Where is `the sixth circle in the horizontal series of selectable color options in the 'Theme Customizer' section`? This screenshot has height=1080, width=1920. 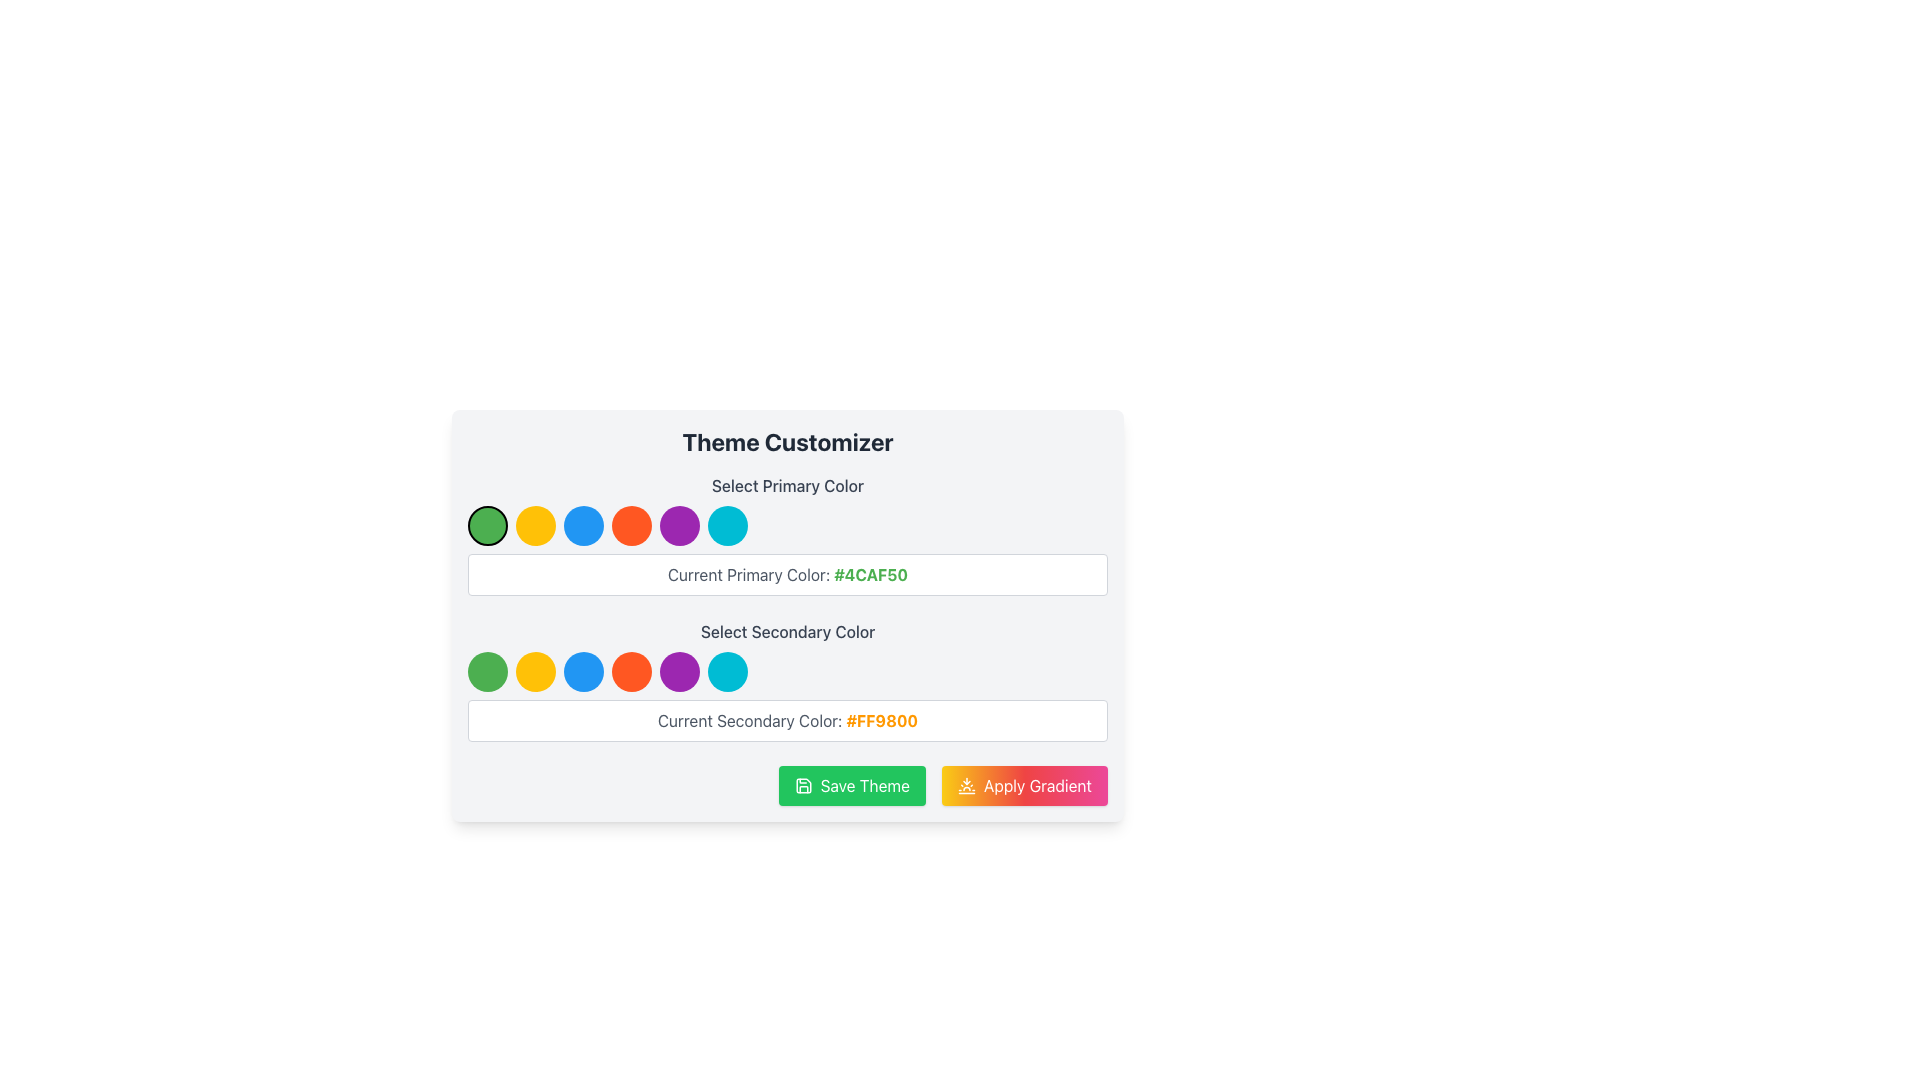 the sixth circle in the horizontal series of selectable color options in the 'Theme Customizer' section is located at coordinates (727, 524).